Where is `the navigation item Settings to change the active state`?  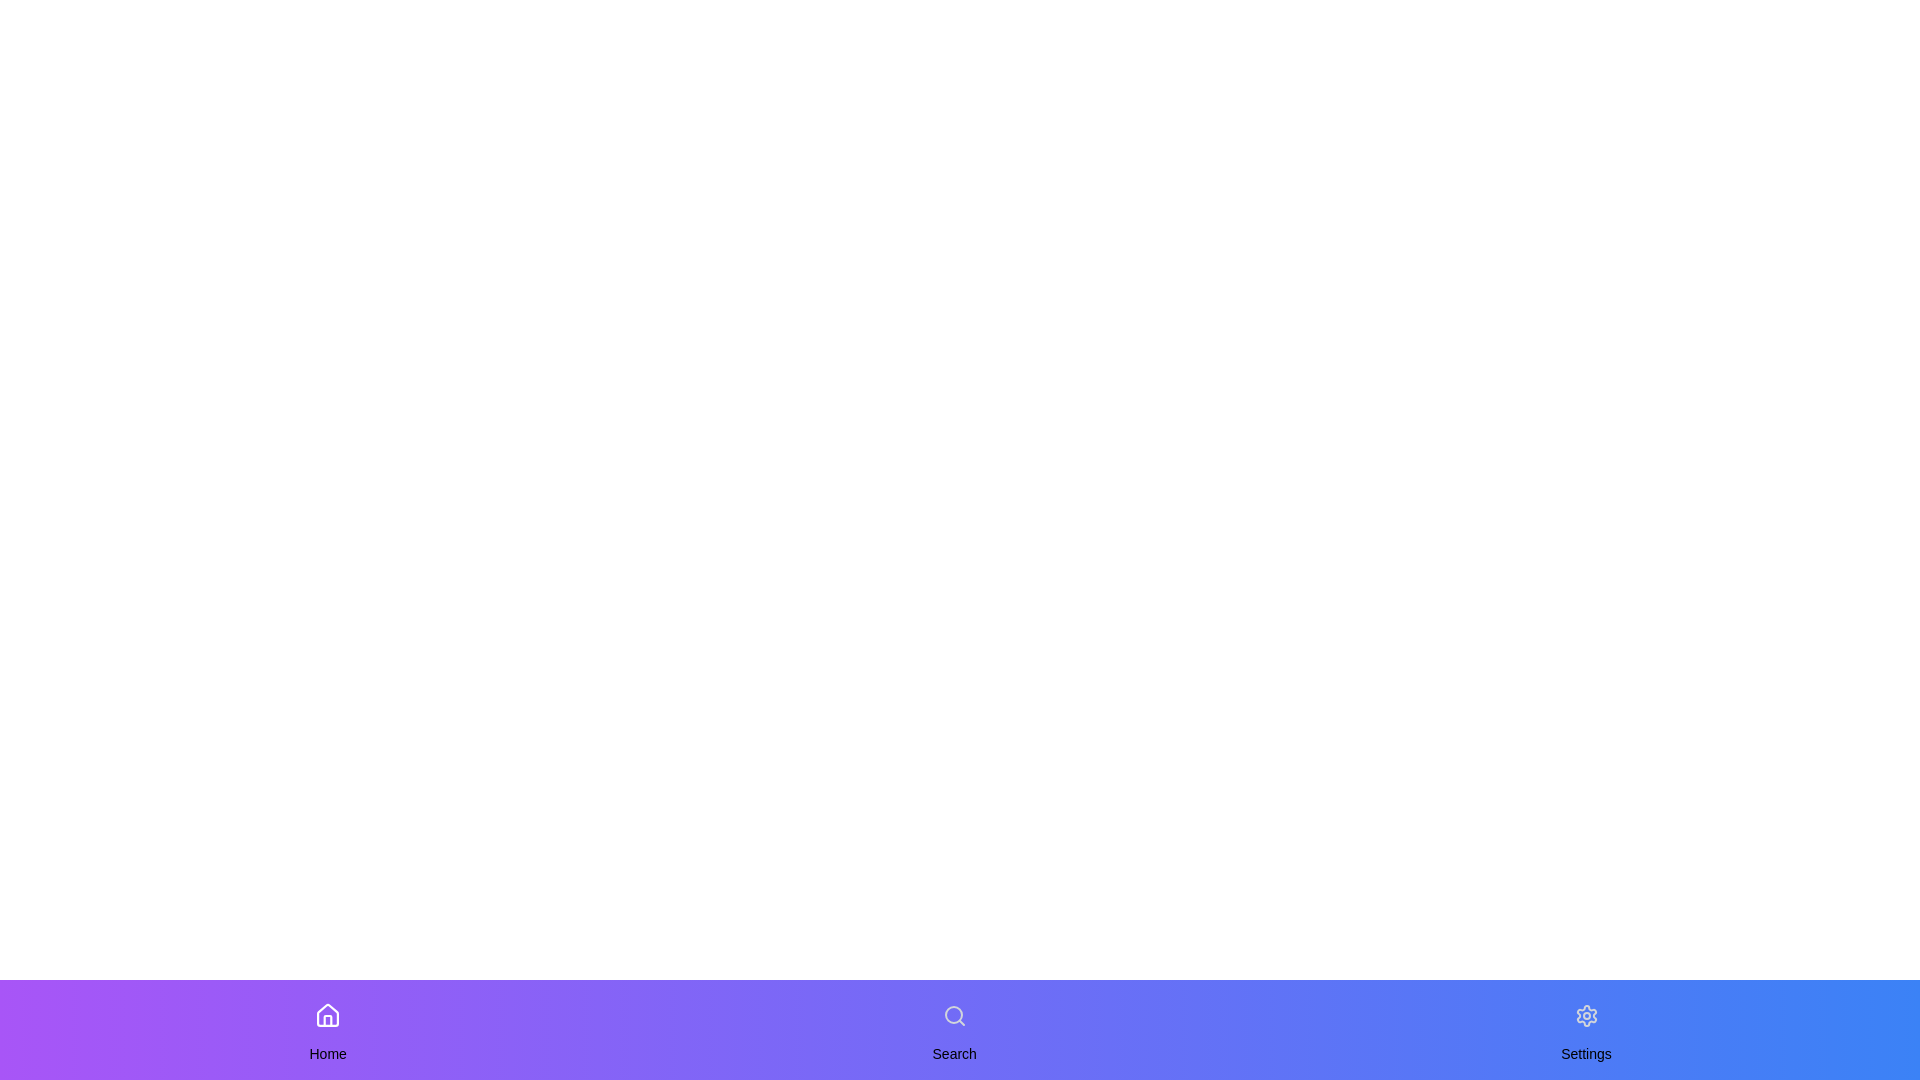
the navigation item Settings to change the active state is located at coordinates (1585, 1015).